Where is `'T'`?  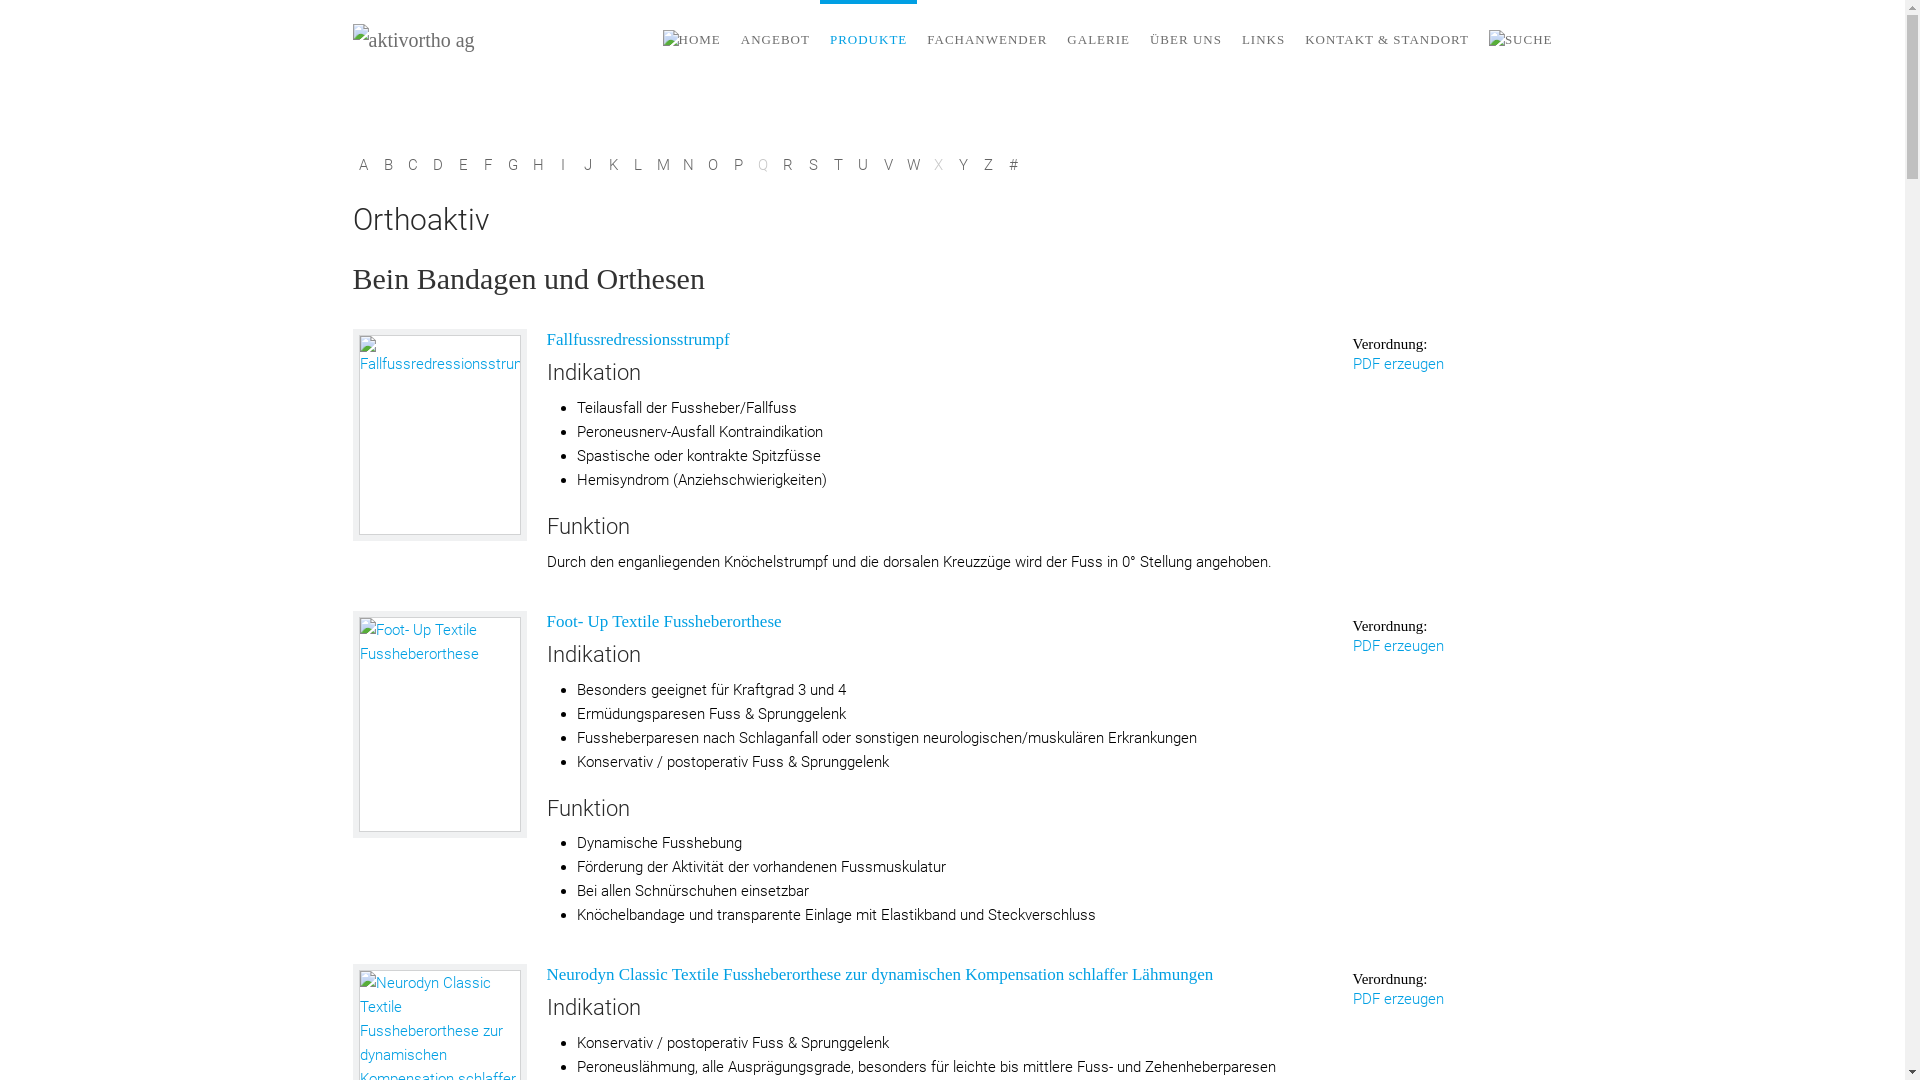
'T' is located at coordinates (838, 164).